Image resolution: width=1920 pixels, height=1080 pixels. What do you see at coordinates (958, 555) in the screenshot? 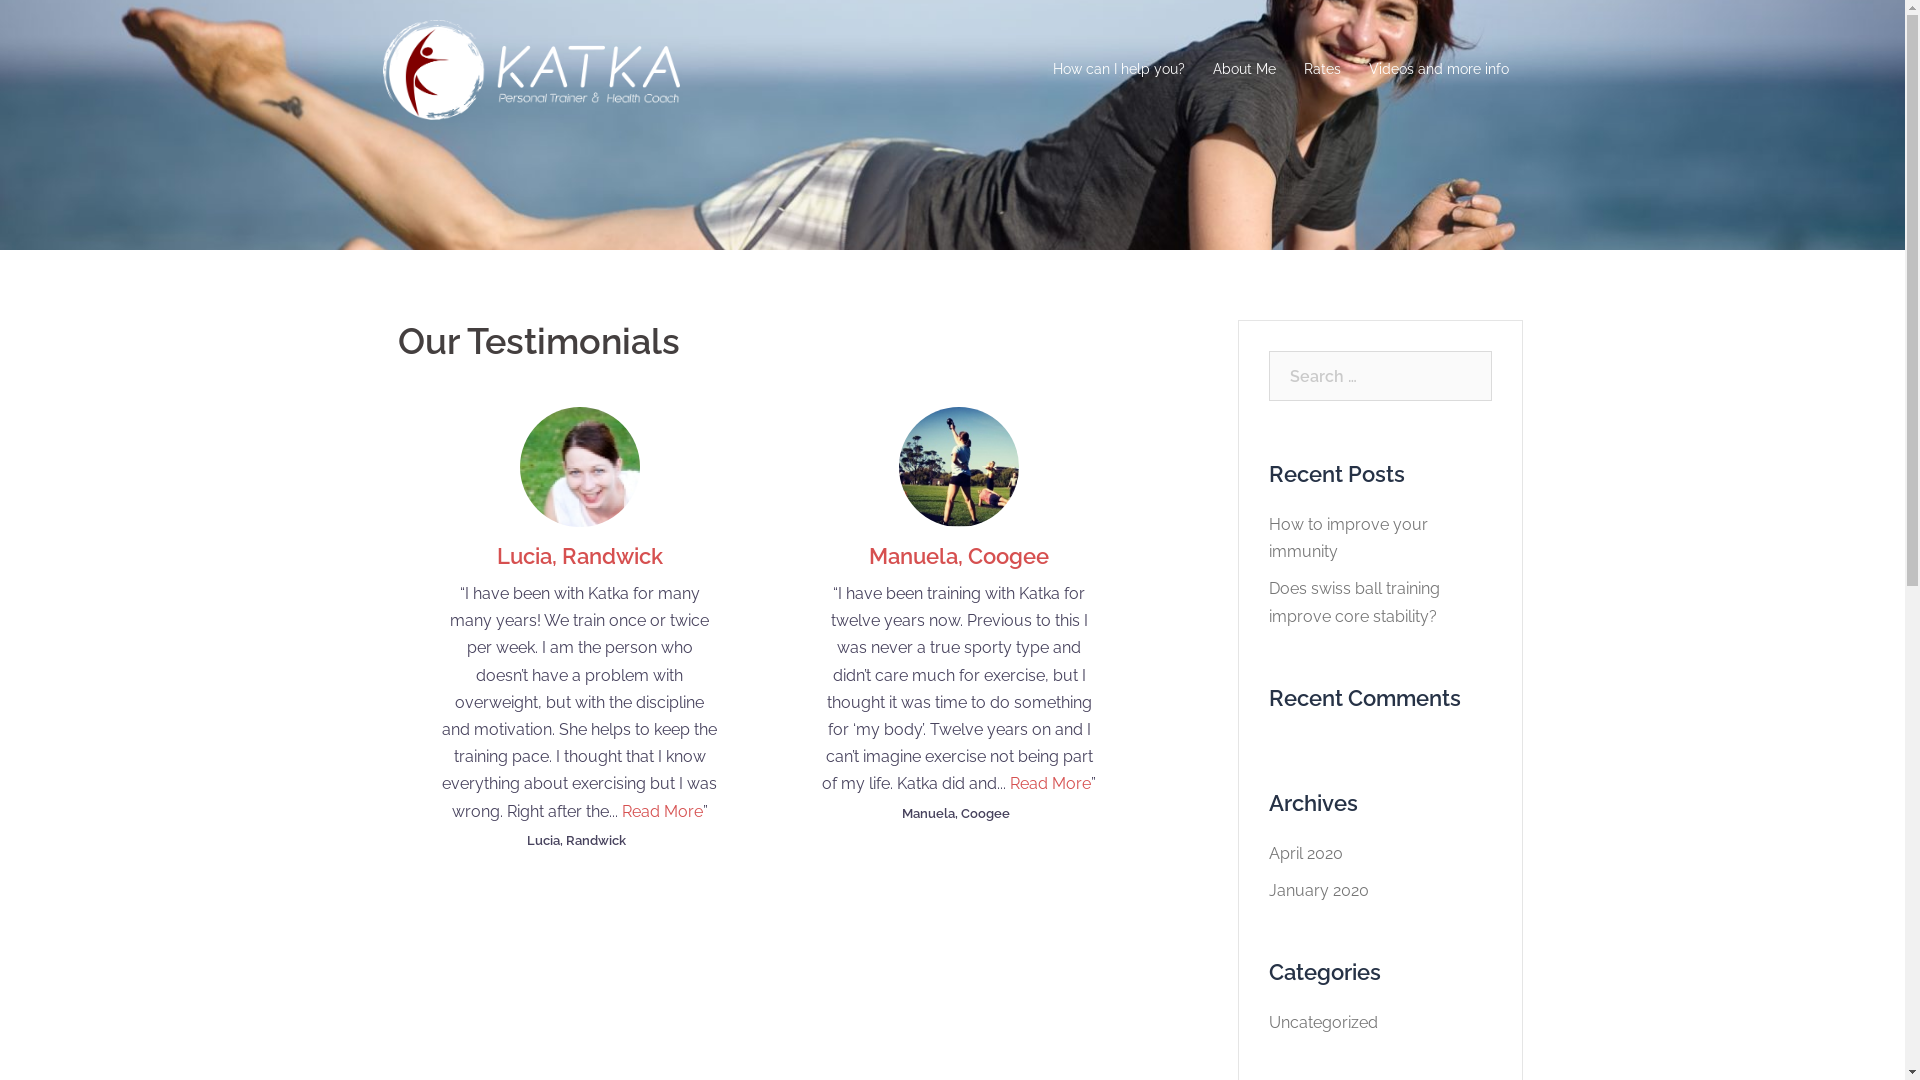
I see `'Manuela, Coogee'` at bounding box center [958, 555].